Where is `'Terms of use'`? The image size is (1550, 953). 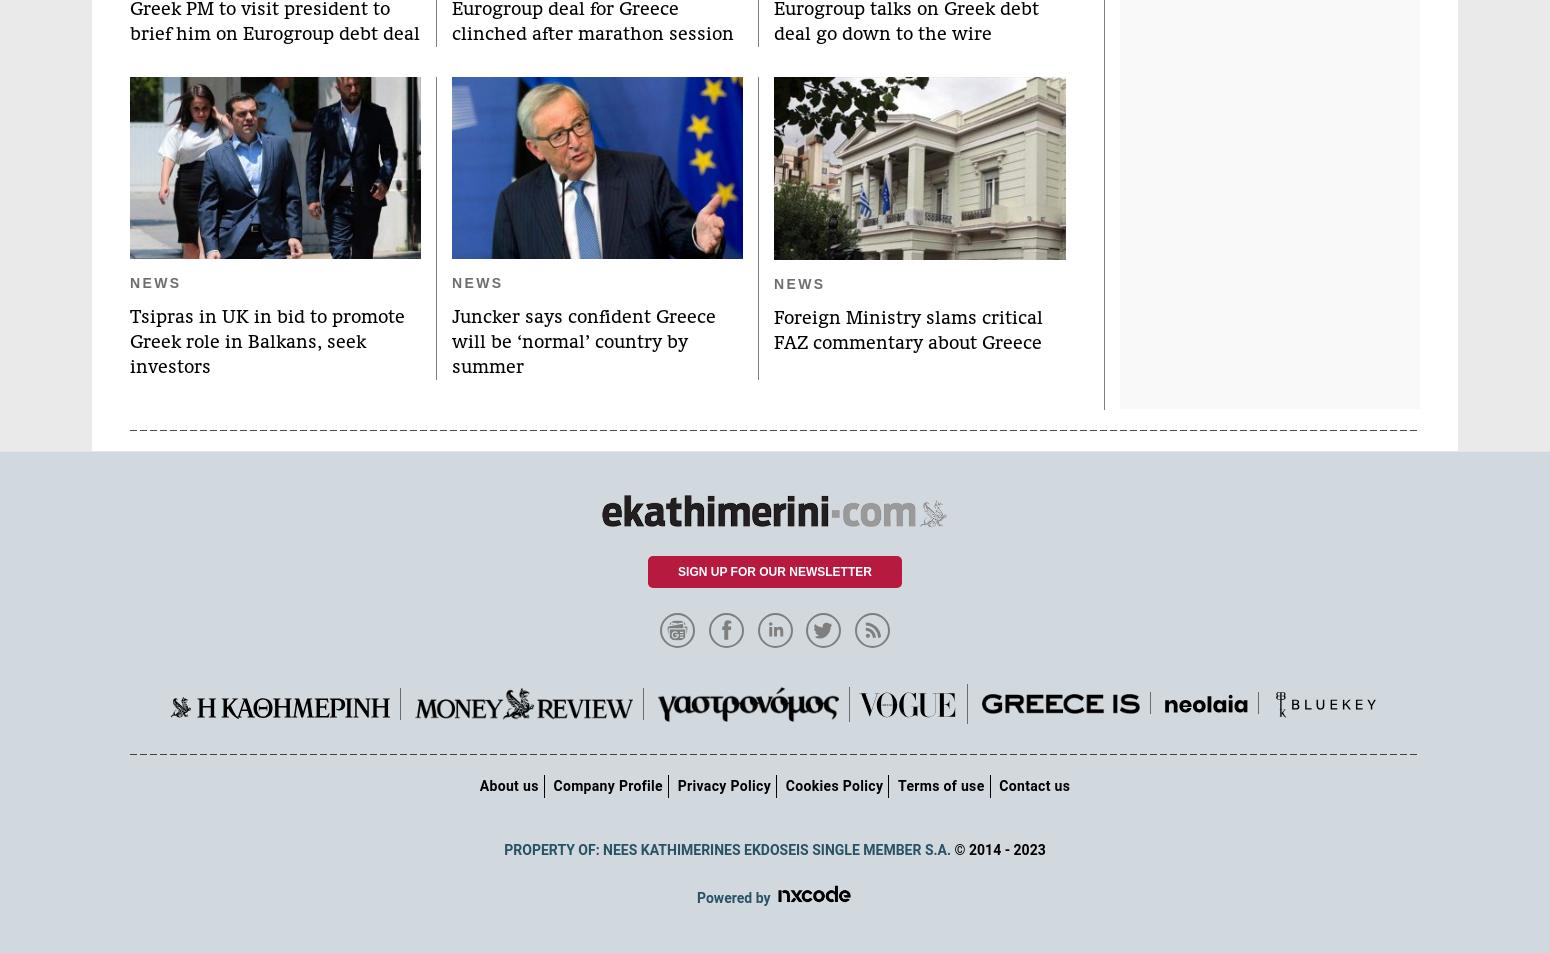
'Terms of use' is located at coordinates (940, 786).